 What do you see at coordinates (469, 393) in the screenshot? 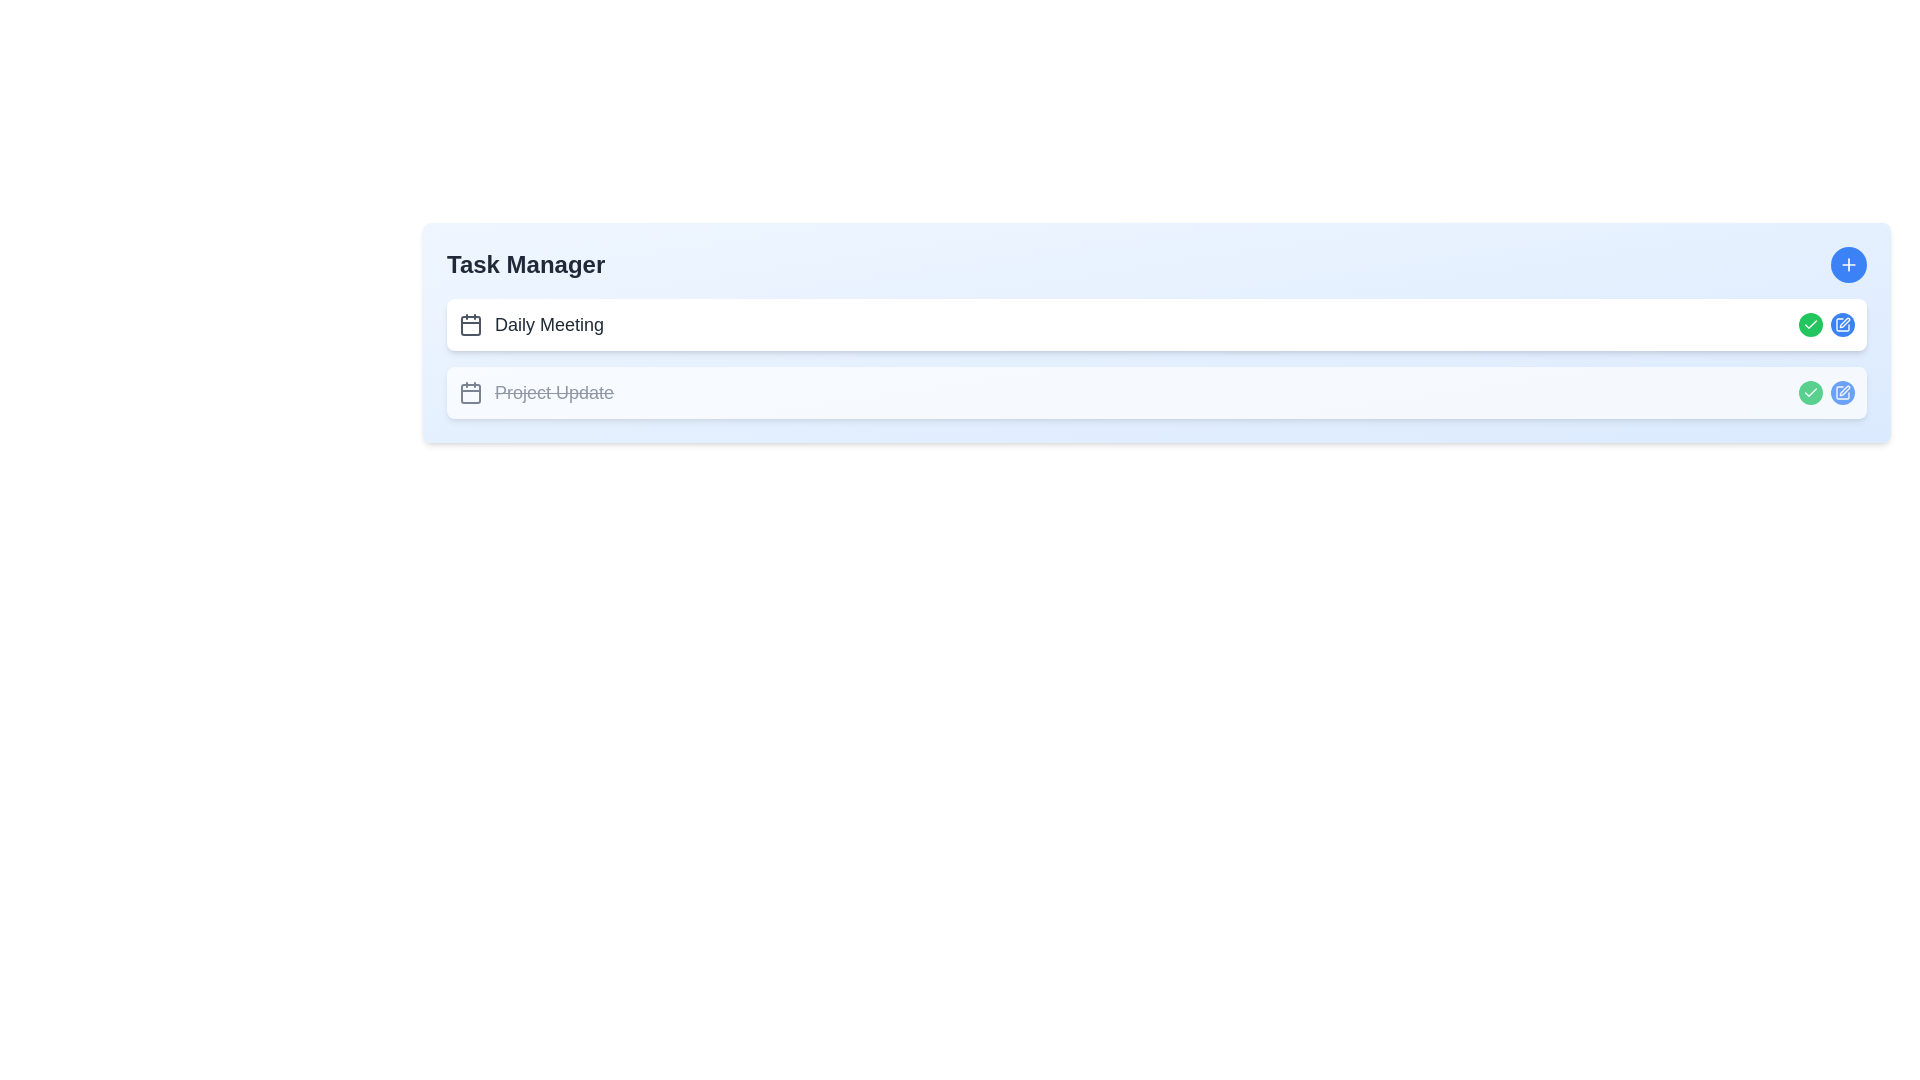
I see `the rectangular icon located at the lower central position of the calendar symbol` at bounding box center [469, 393].